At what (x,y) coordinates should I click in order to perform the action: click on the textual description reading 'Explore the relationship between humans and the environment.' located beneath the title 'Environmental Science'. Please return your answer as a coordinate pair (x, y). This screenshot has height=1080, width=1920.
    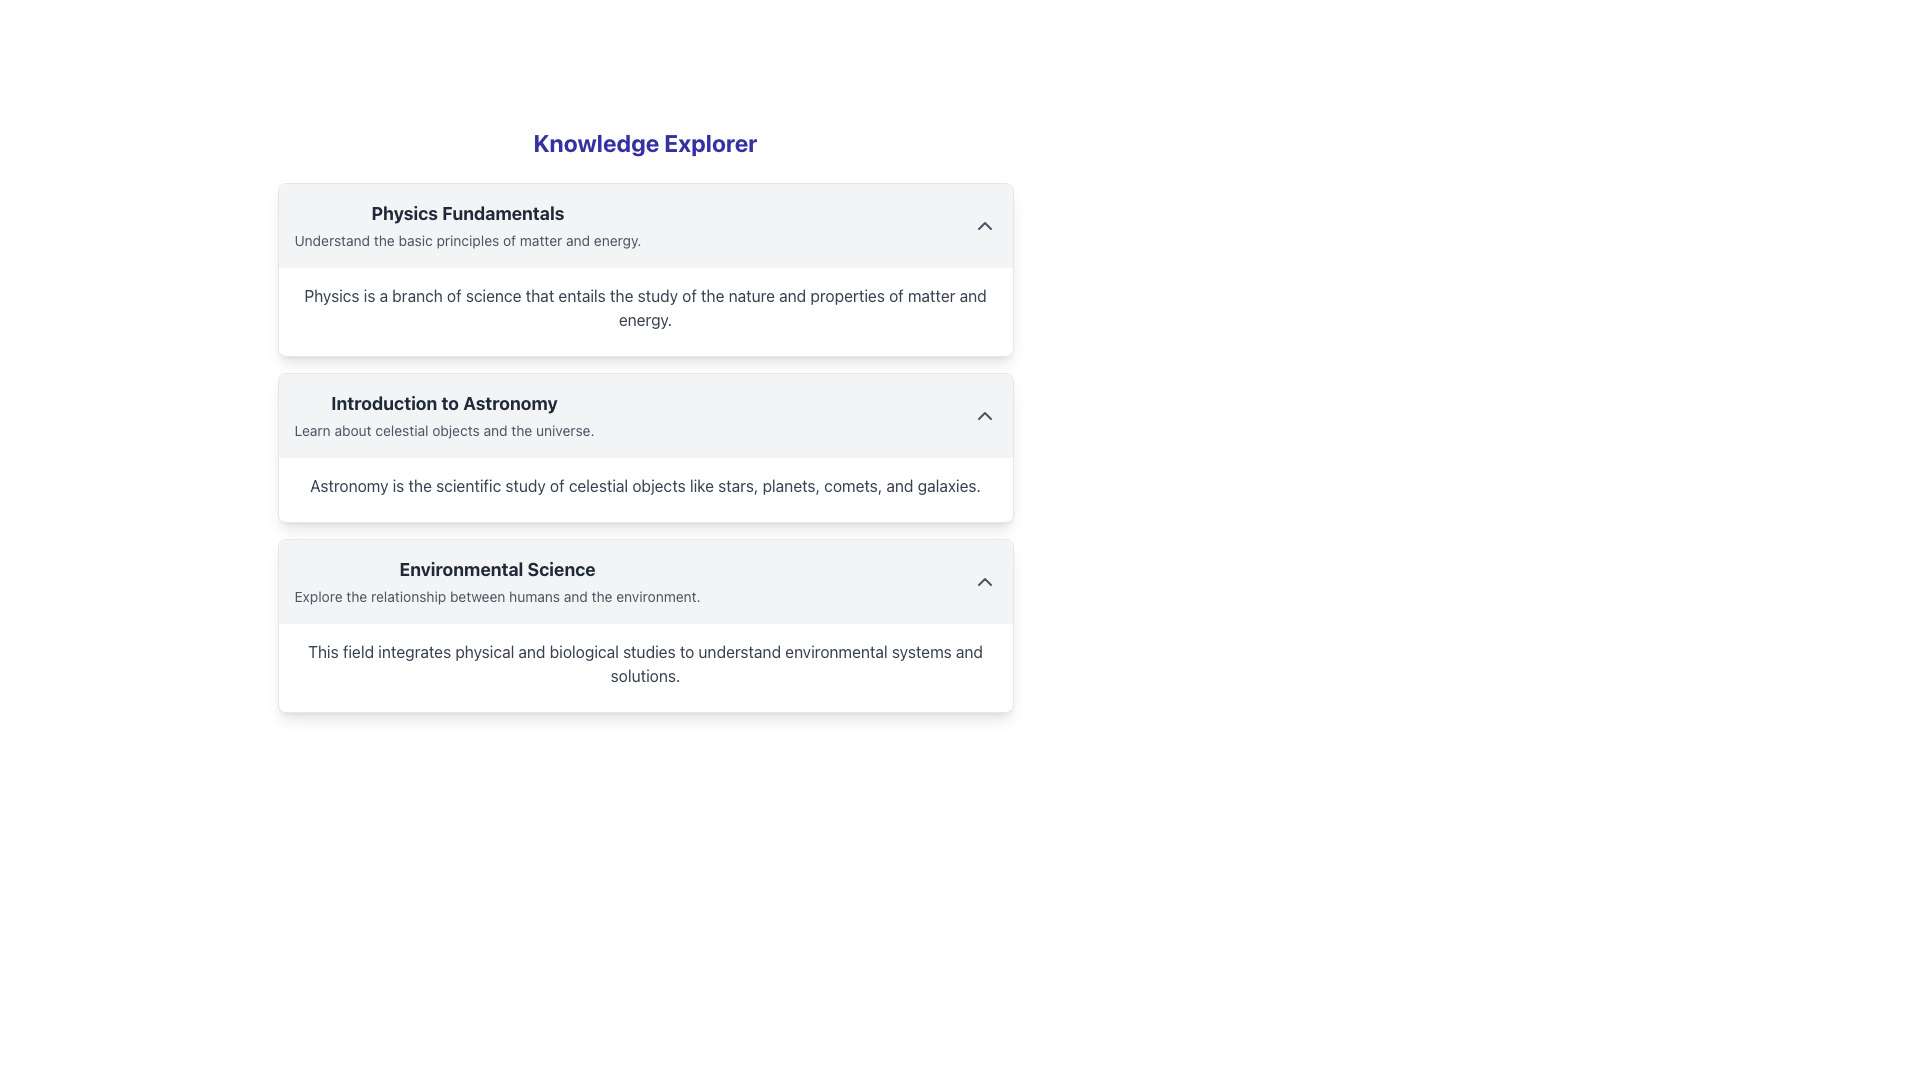
    Looking at the image, I should click on (497, 595).